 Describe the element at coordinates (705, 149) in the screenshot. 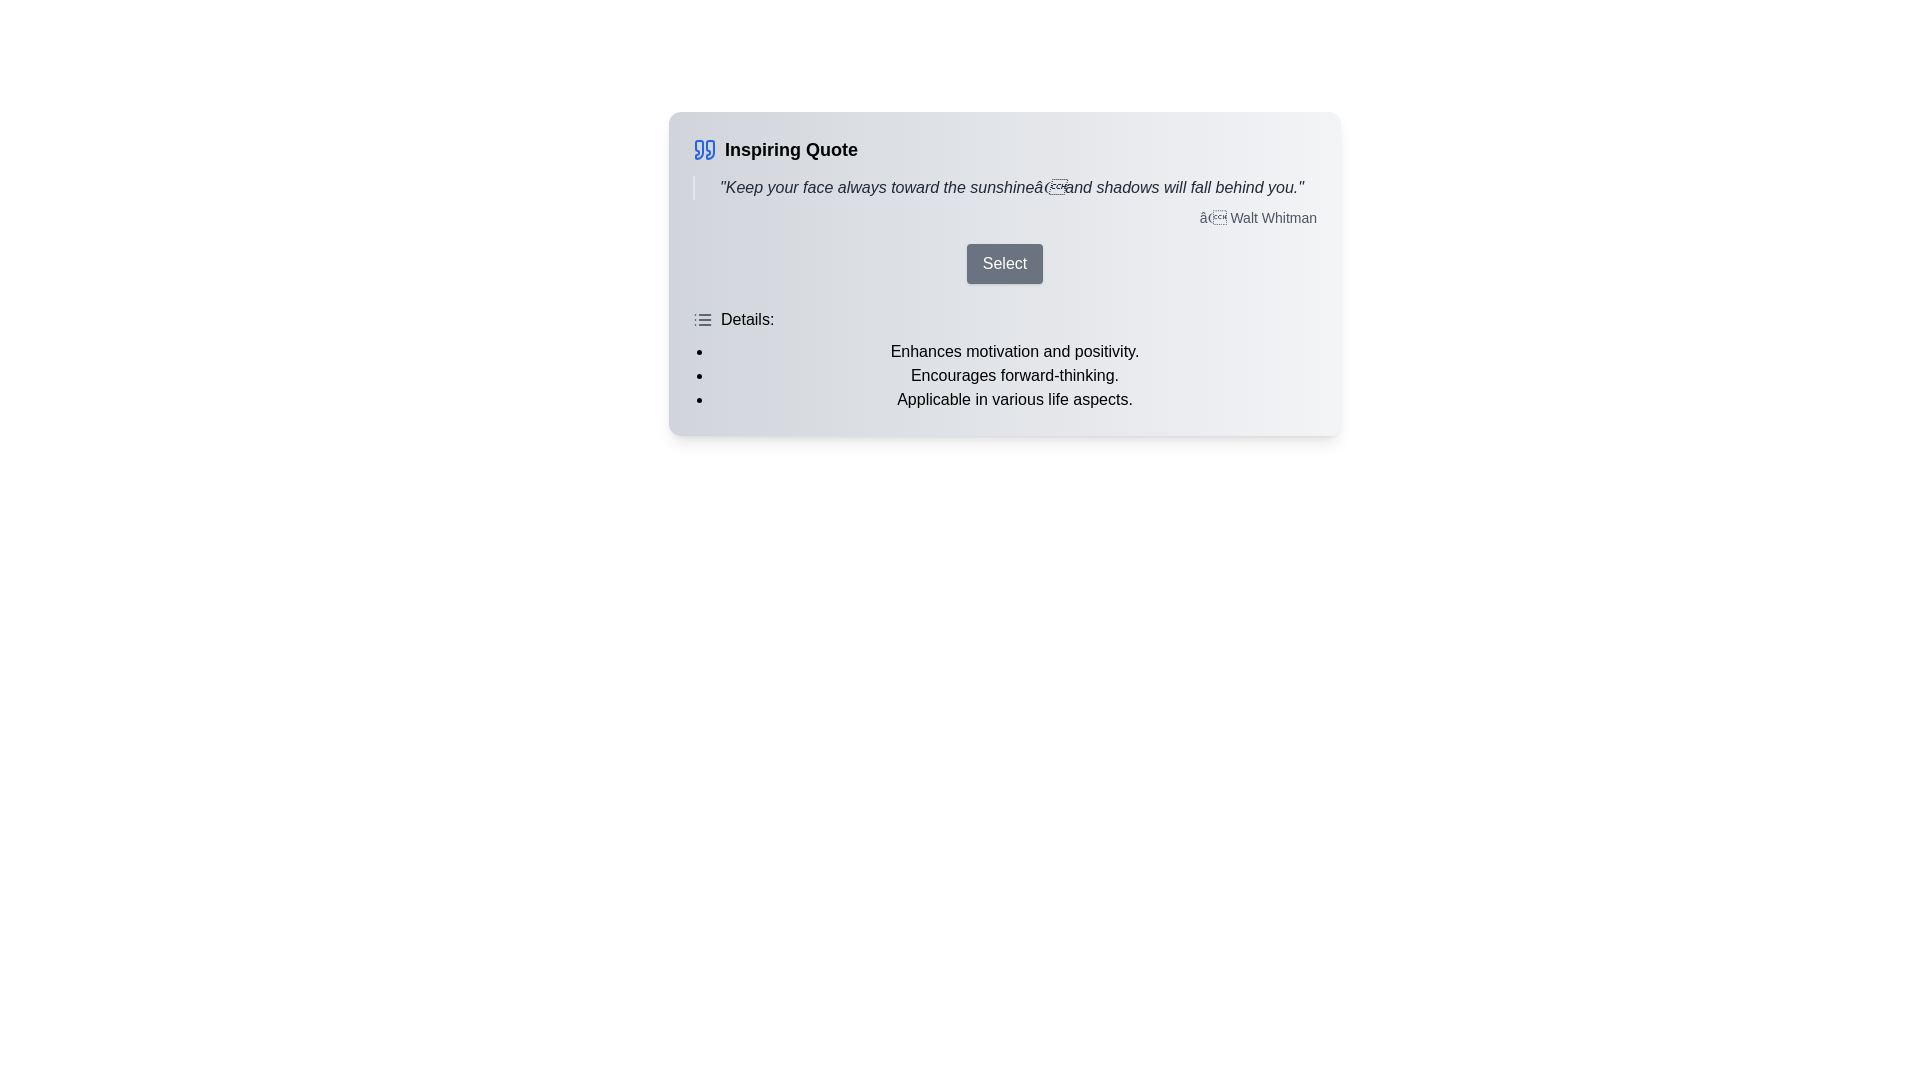

I see `the decorative blue quotation marks icon located to the left of the text 'Inspiring Quote' in the header section` at that location.